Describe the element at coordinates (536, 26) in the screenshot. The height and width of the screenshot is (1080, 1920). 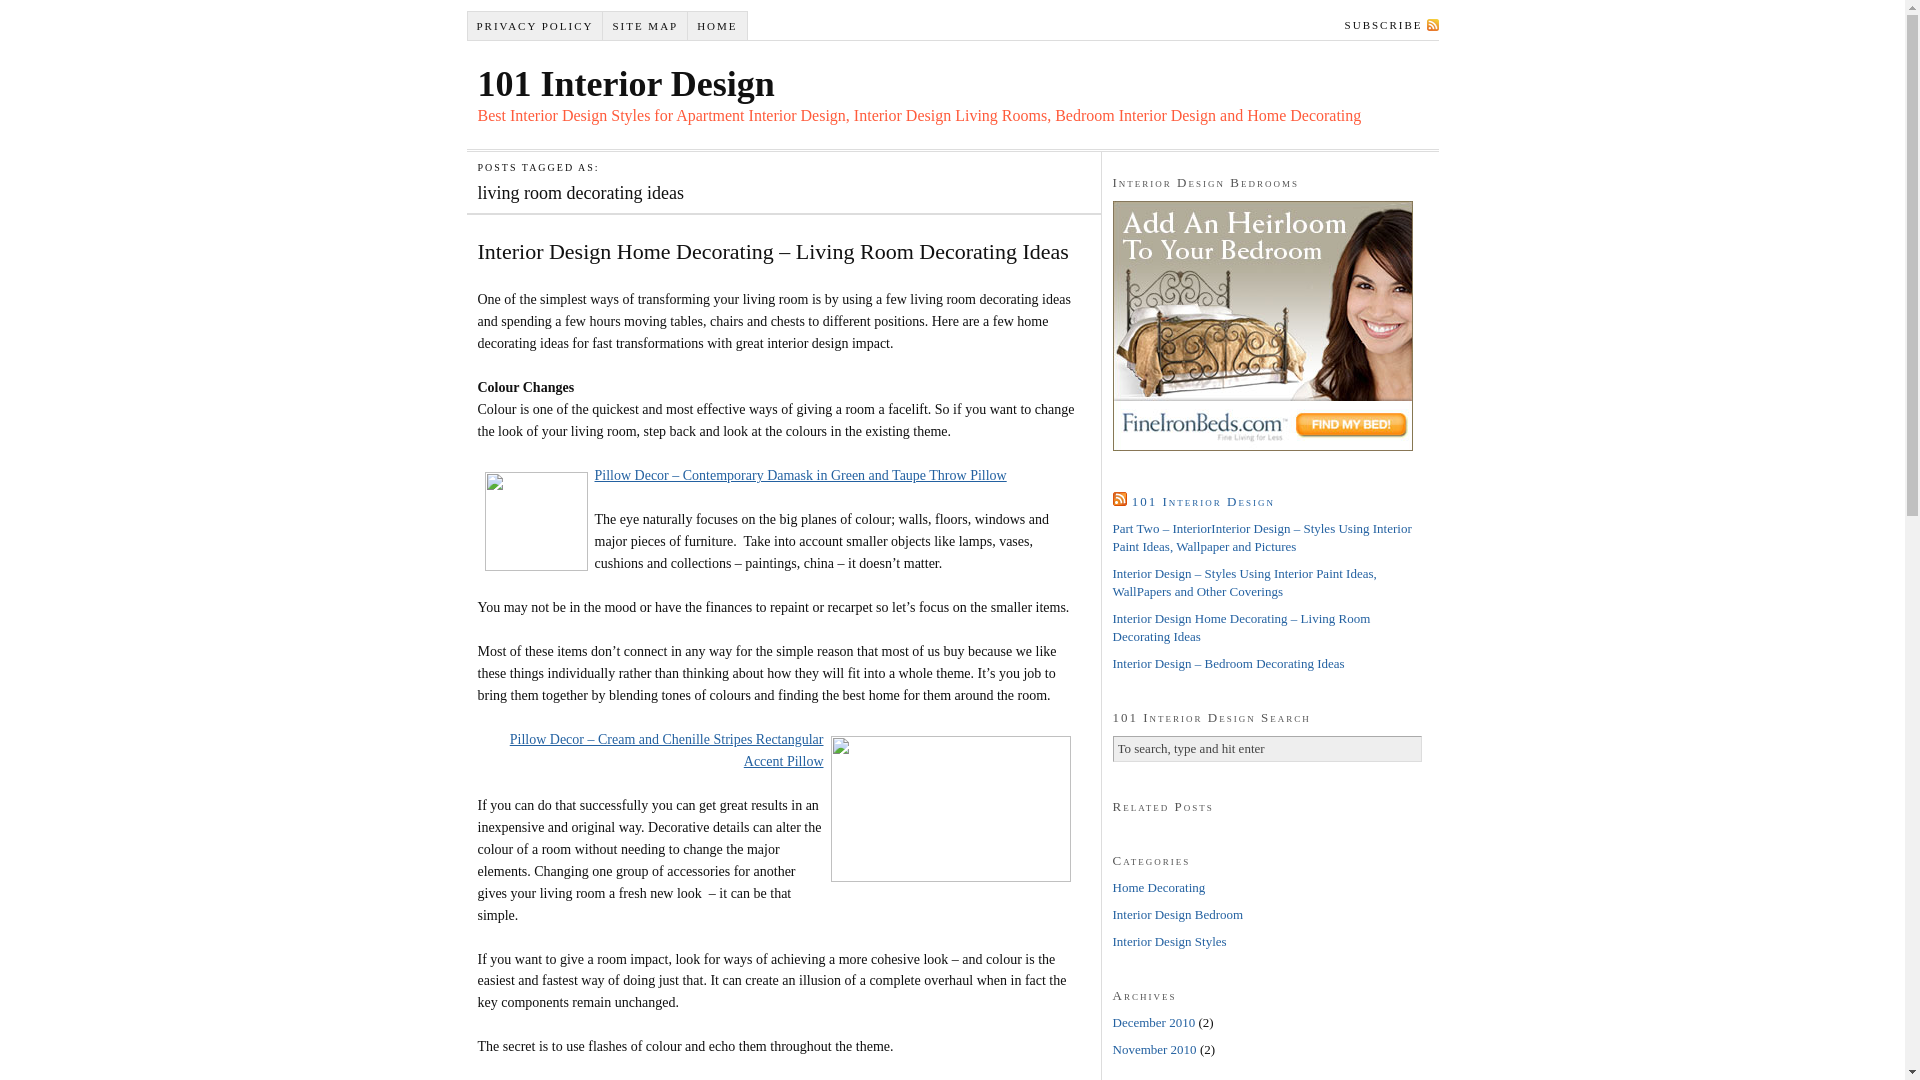
I see `'PRIVACY POLICY'` at that location.